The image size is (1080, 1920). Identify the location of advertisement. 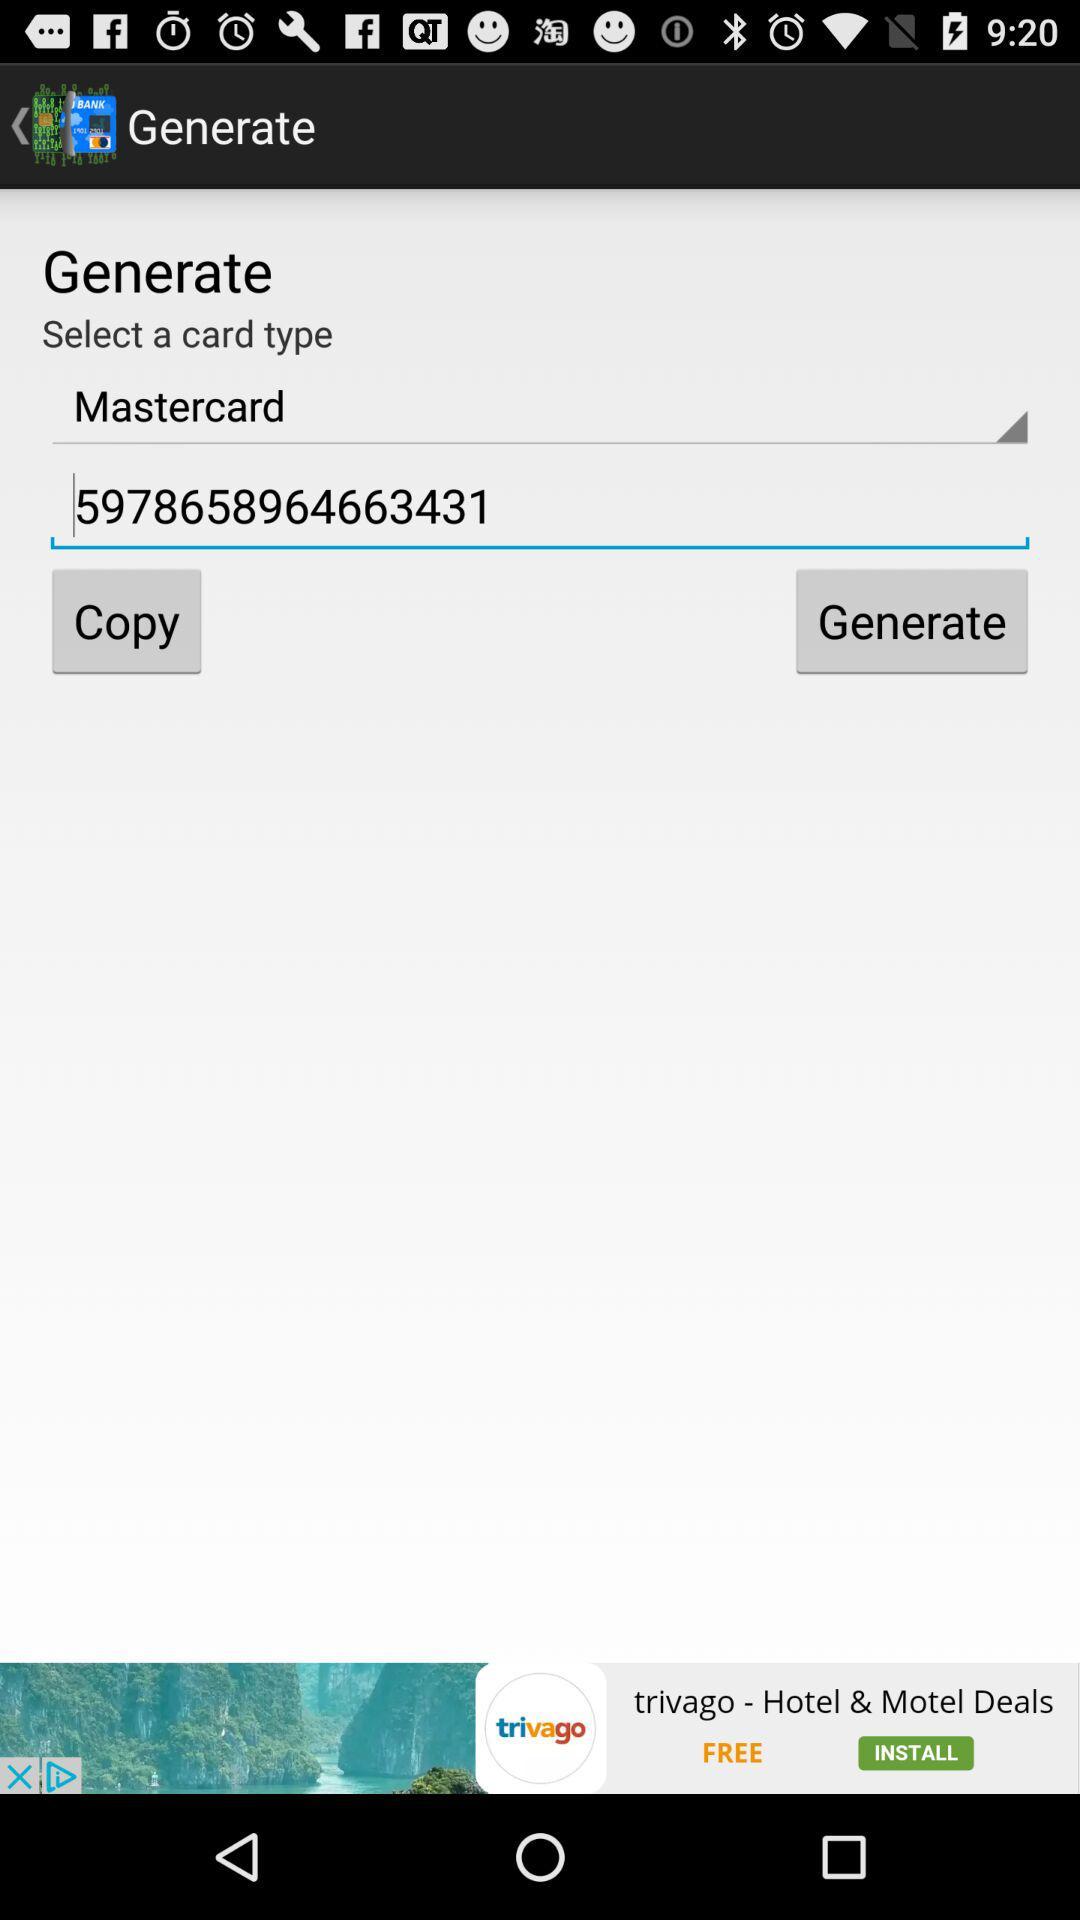
(540, 1727).